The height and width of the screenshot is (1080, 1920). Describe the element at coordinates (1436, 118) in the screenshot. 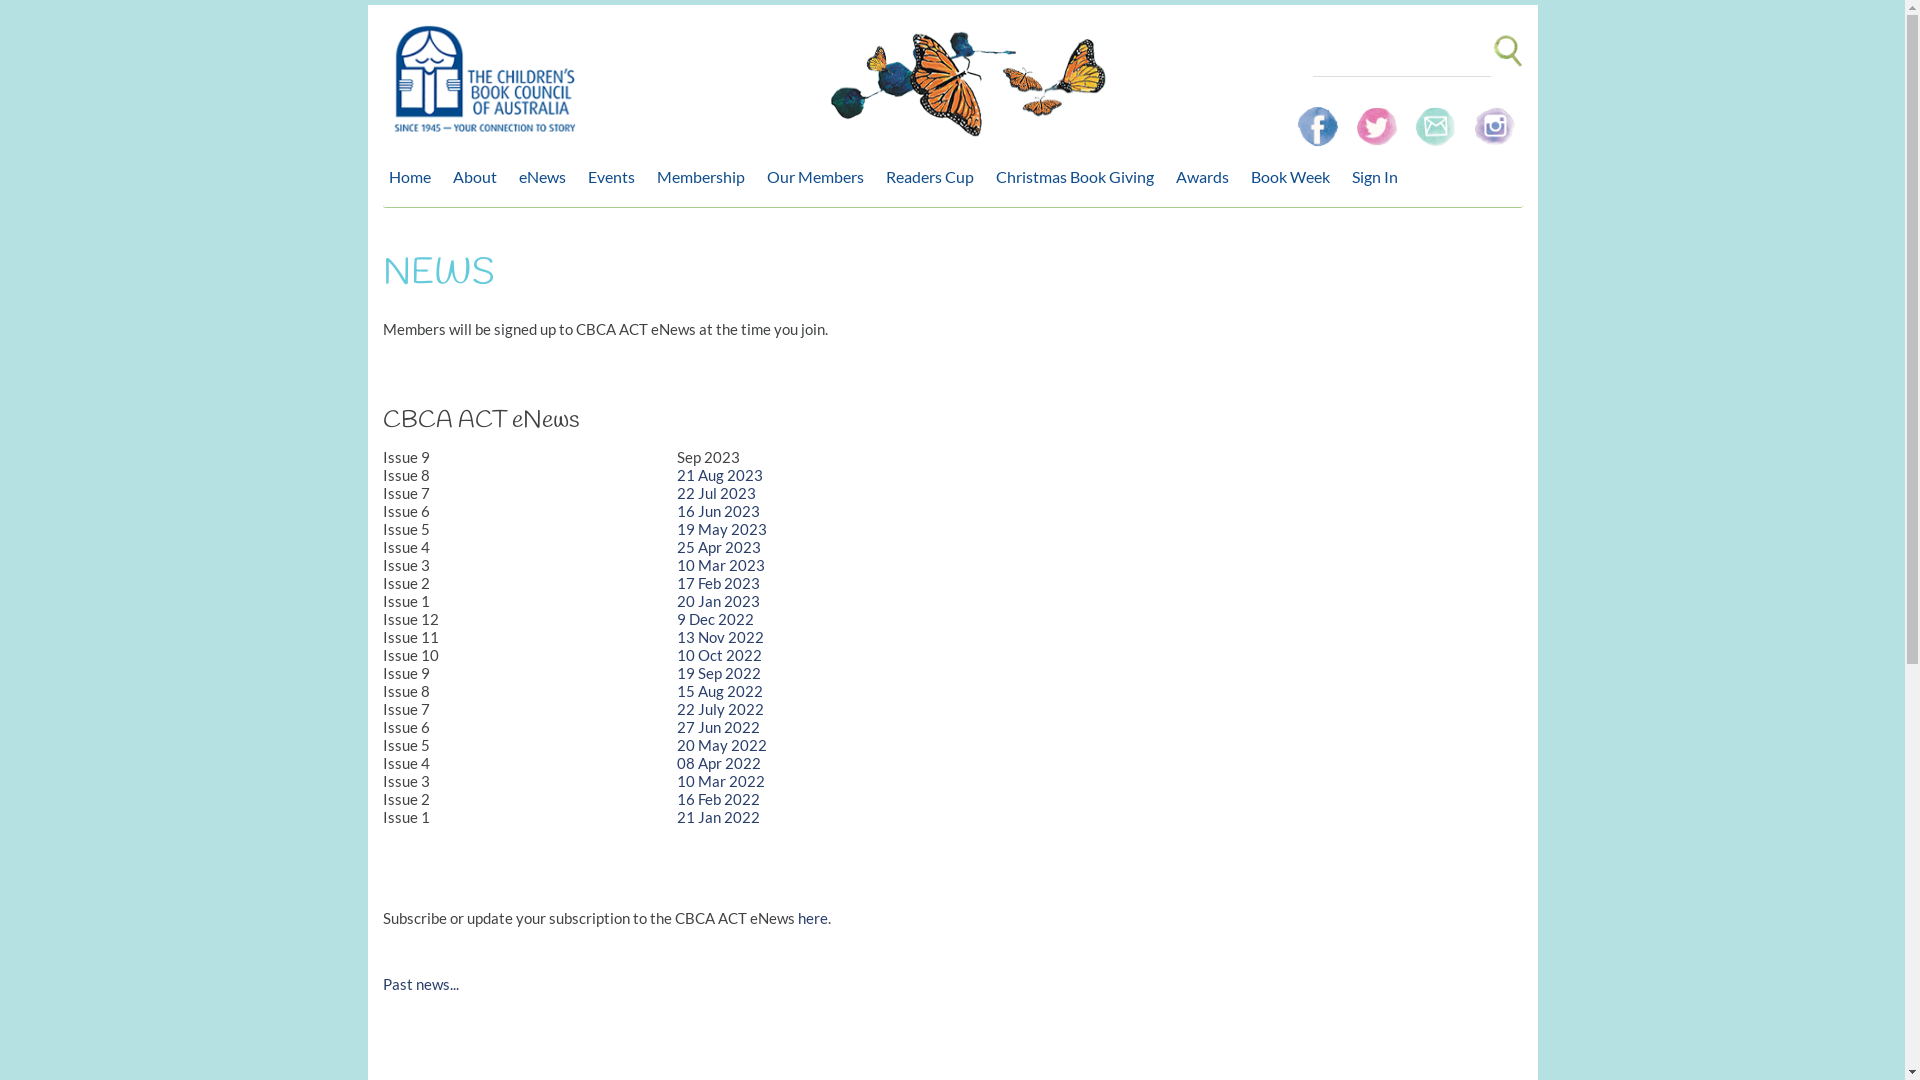

I see `'Email'` at that location.